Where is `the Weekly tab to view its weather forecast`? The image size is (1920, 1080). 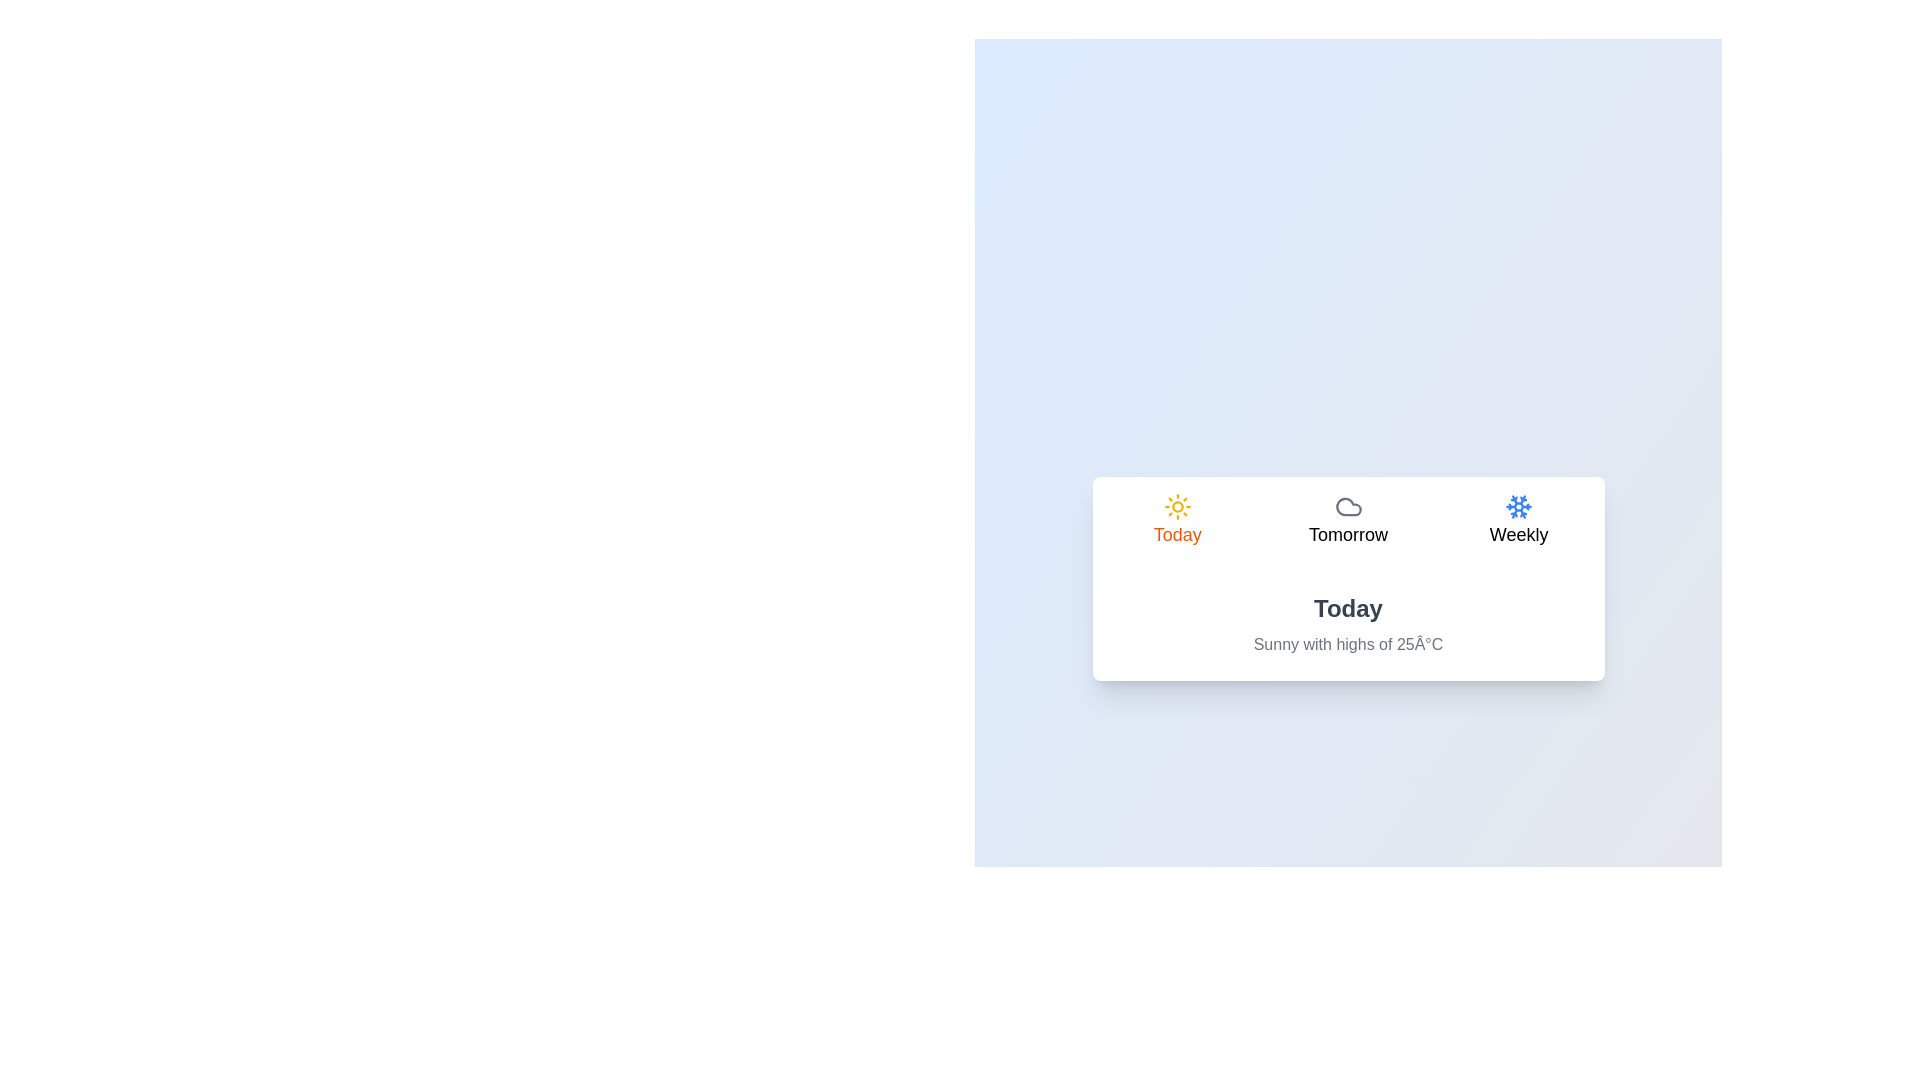
the Weekly tab to view its weather forecast is located at coordinates (1519, 522).